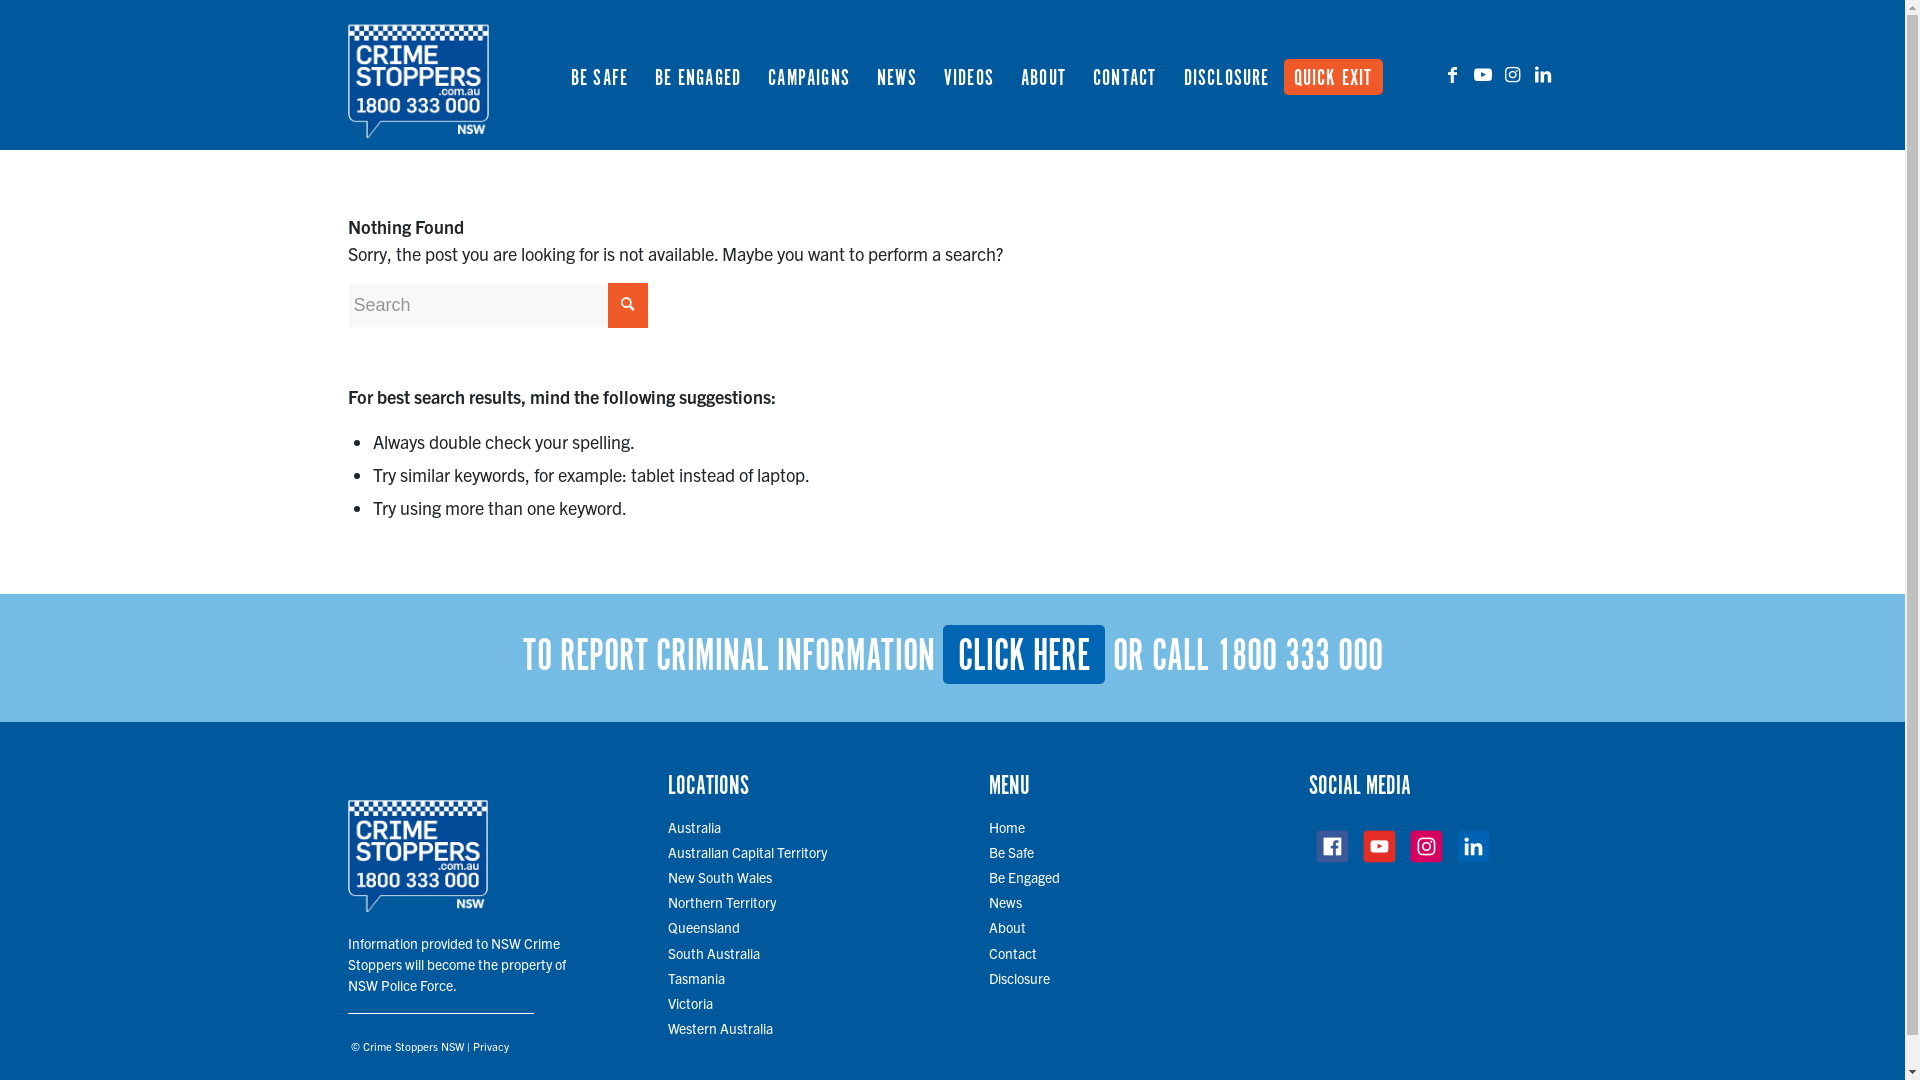 This screenshot has height=1080, width=1920. I want to click on 'CAMPAIGNS', so click(808, 73).